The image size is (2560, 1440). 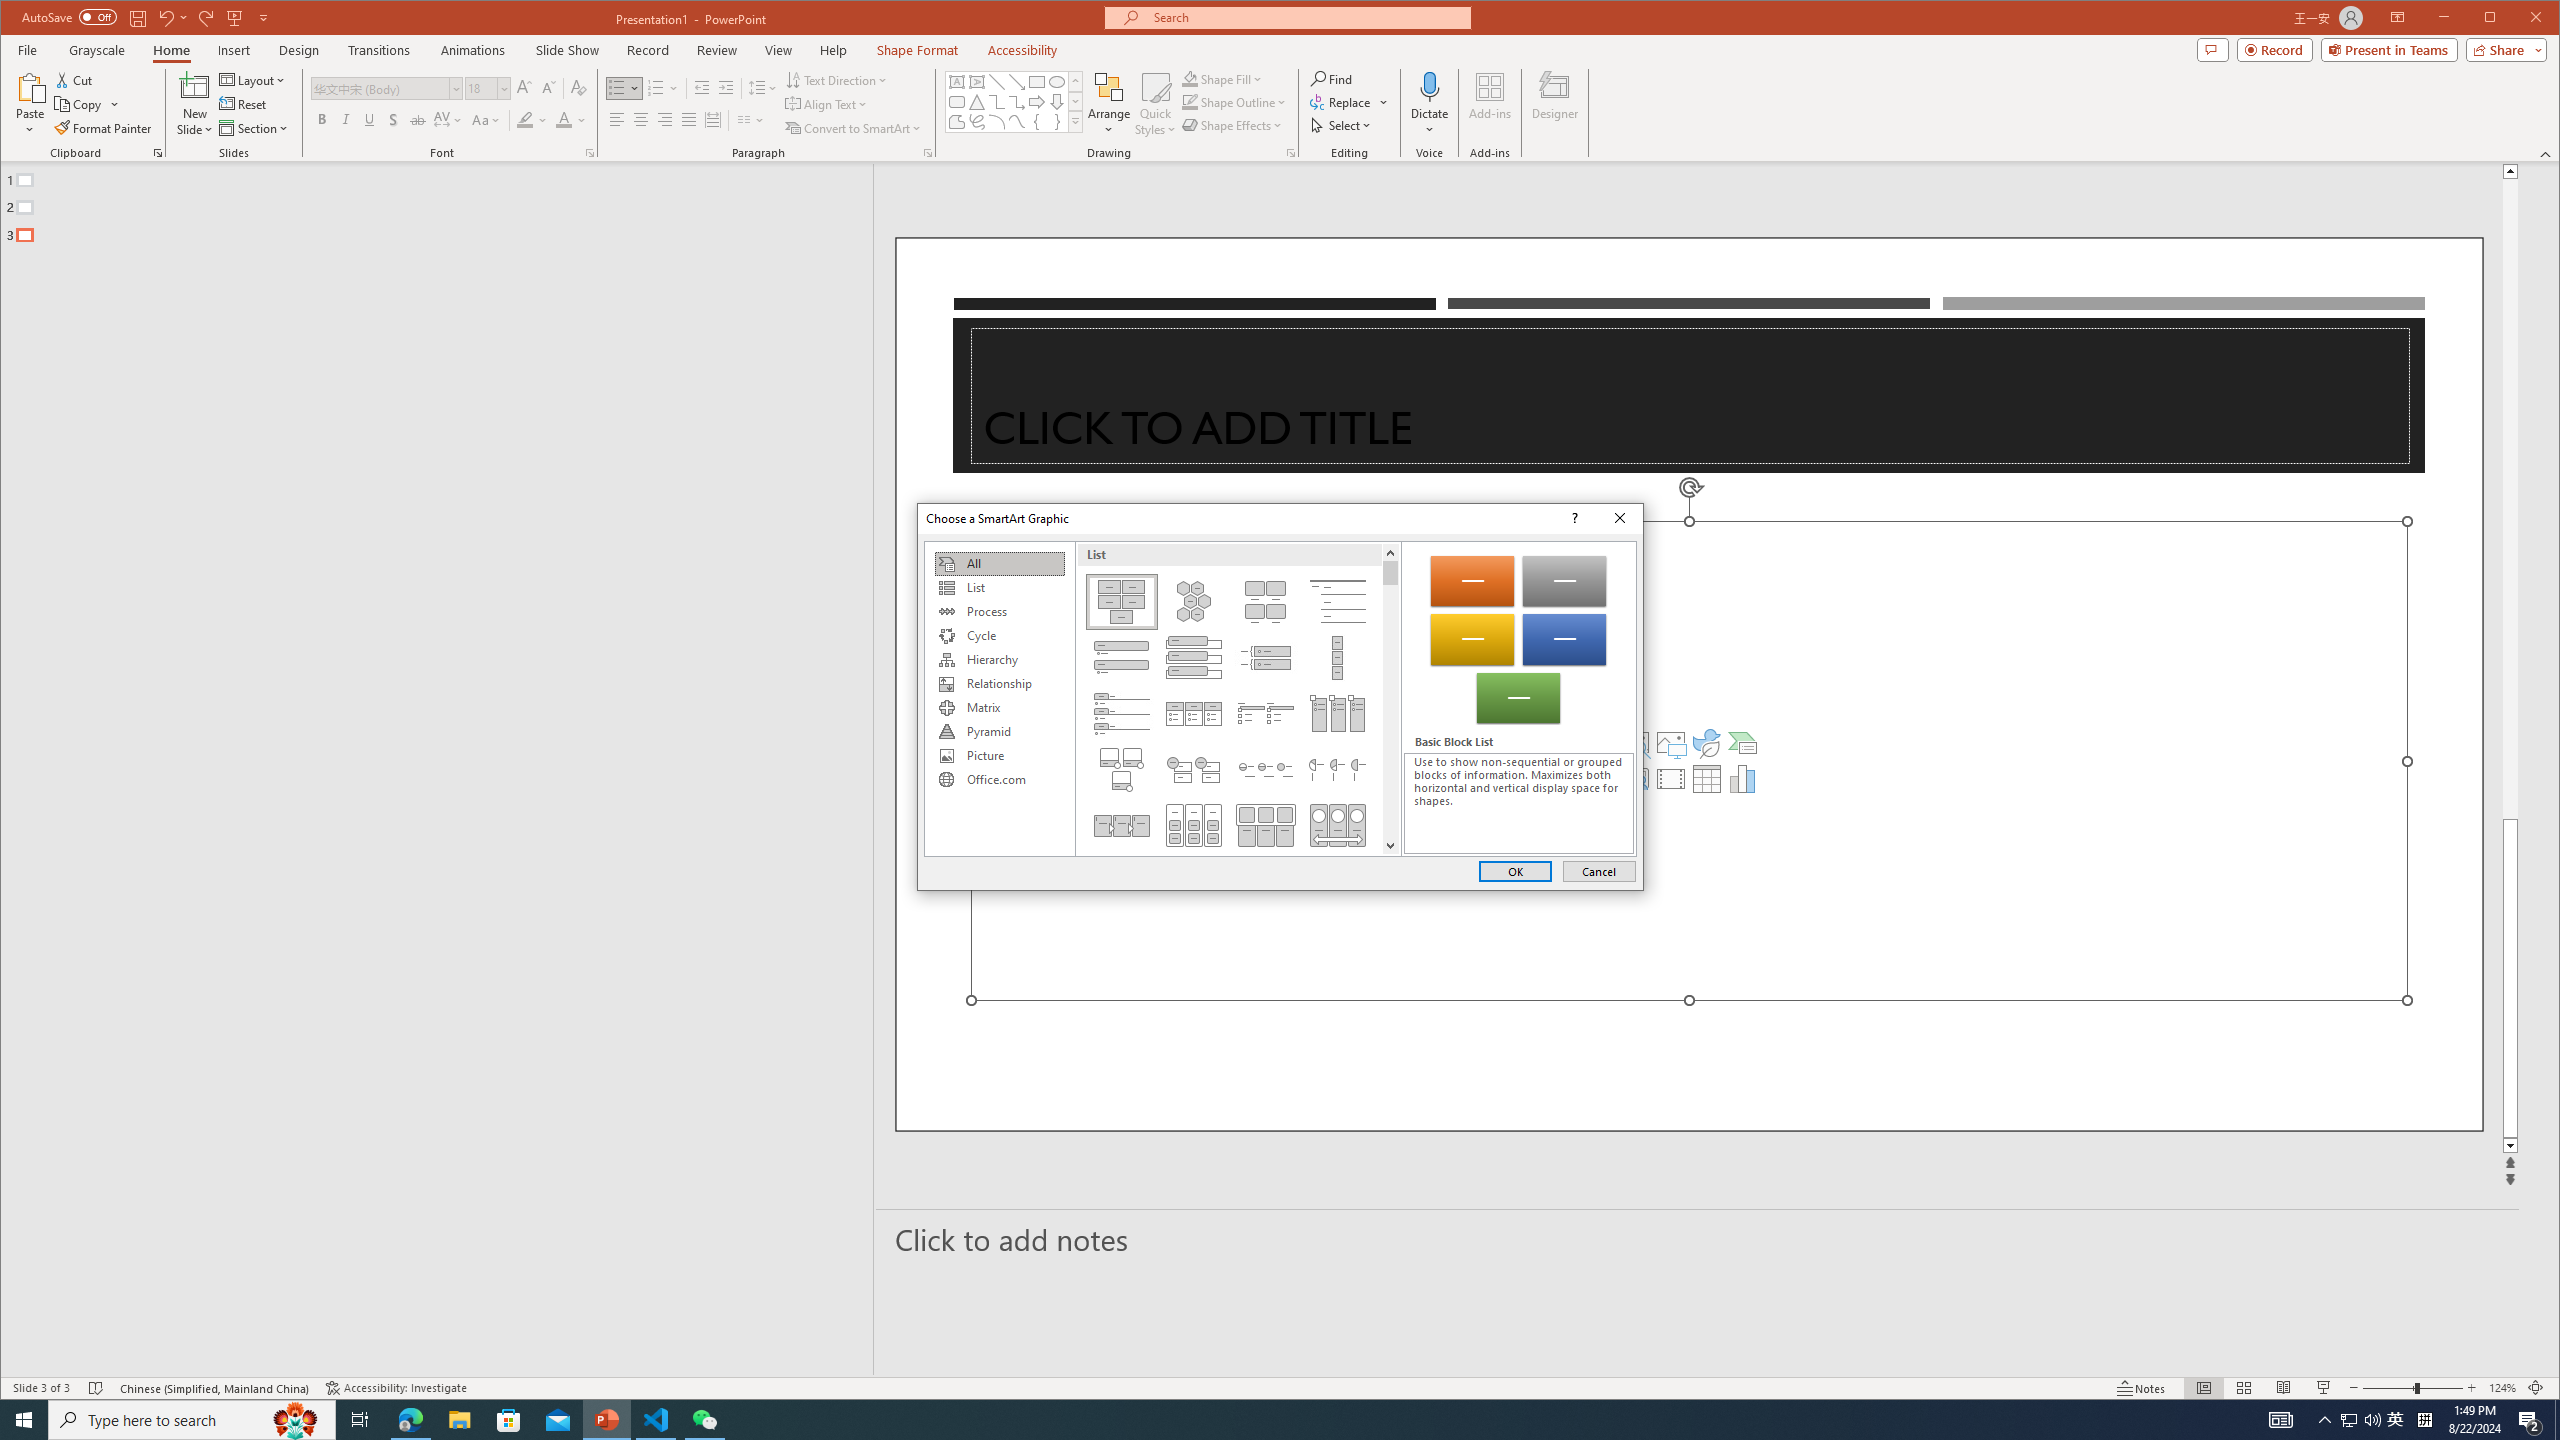 I want to click on 'WeChat - 1 running window', so click(x=705, y=1418).